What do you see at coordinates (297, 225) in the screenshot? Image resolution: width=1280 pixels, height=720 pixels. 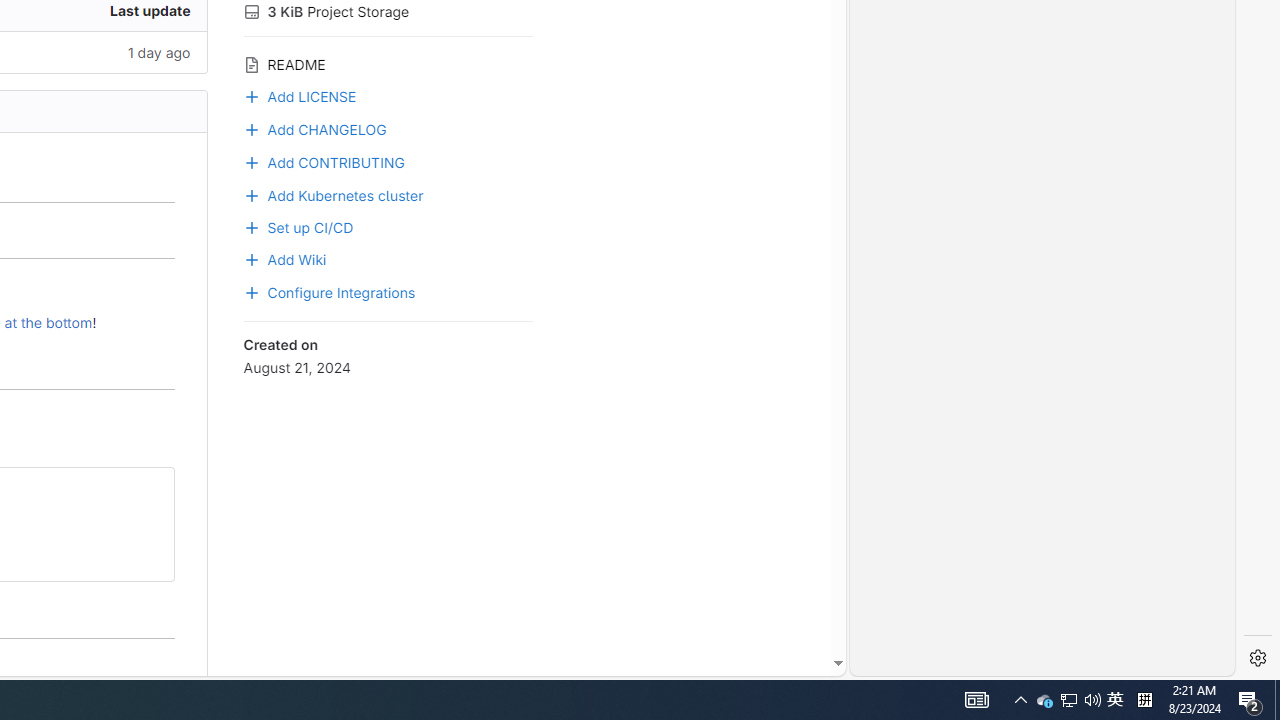 I see `'Set up CI/CD'` at bounding box center [297, 225].